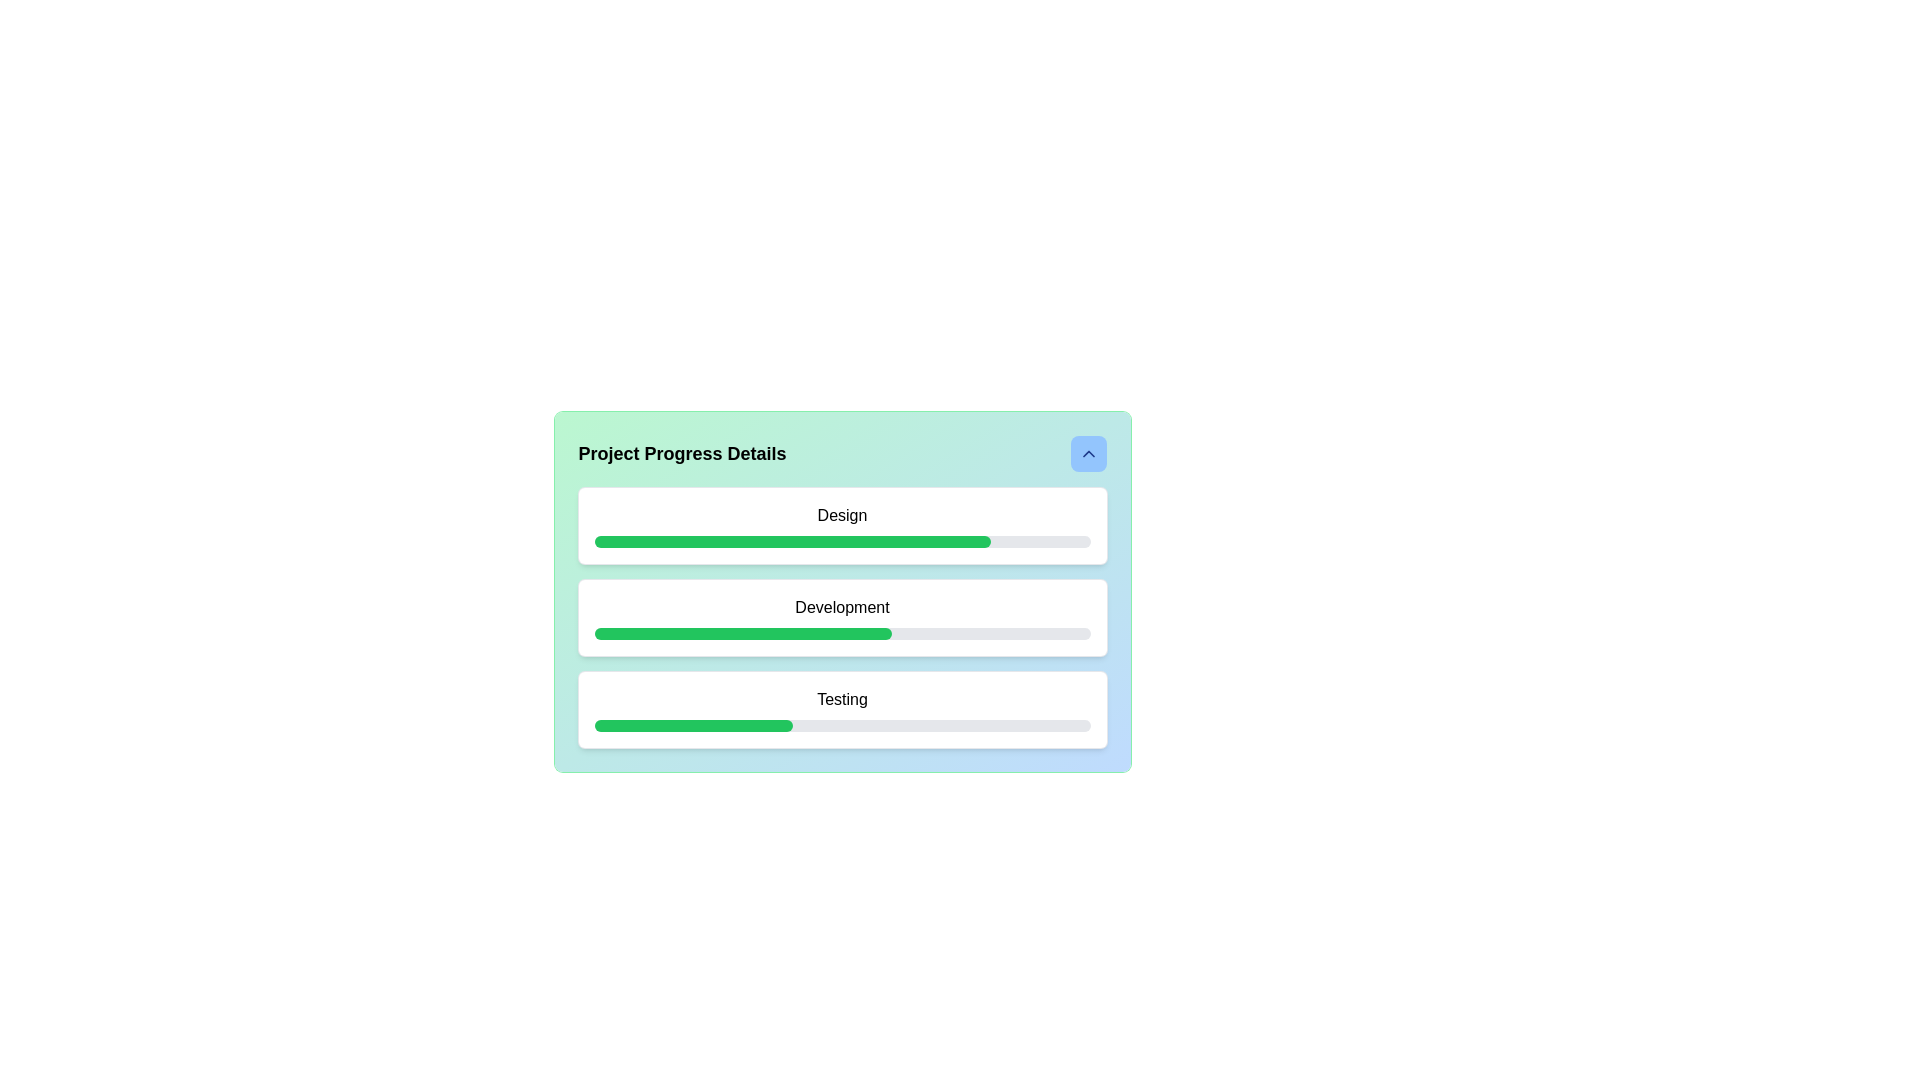 This screenshot has height=1080, width=1920. Describe the element at coordinates (842, 524) in the screenshot. I see `the progress bar labeled 'Design' which is positioned at the top of the list of progress components, providing visual feedback on the current progress` at that location.